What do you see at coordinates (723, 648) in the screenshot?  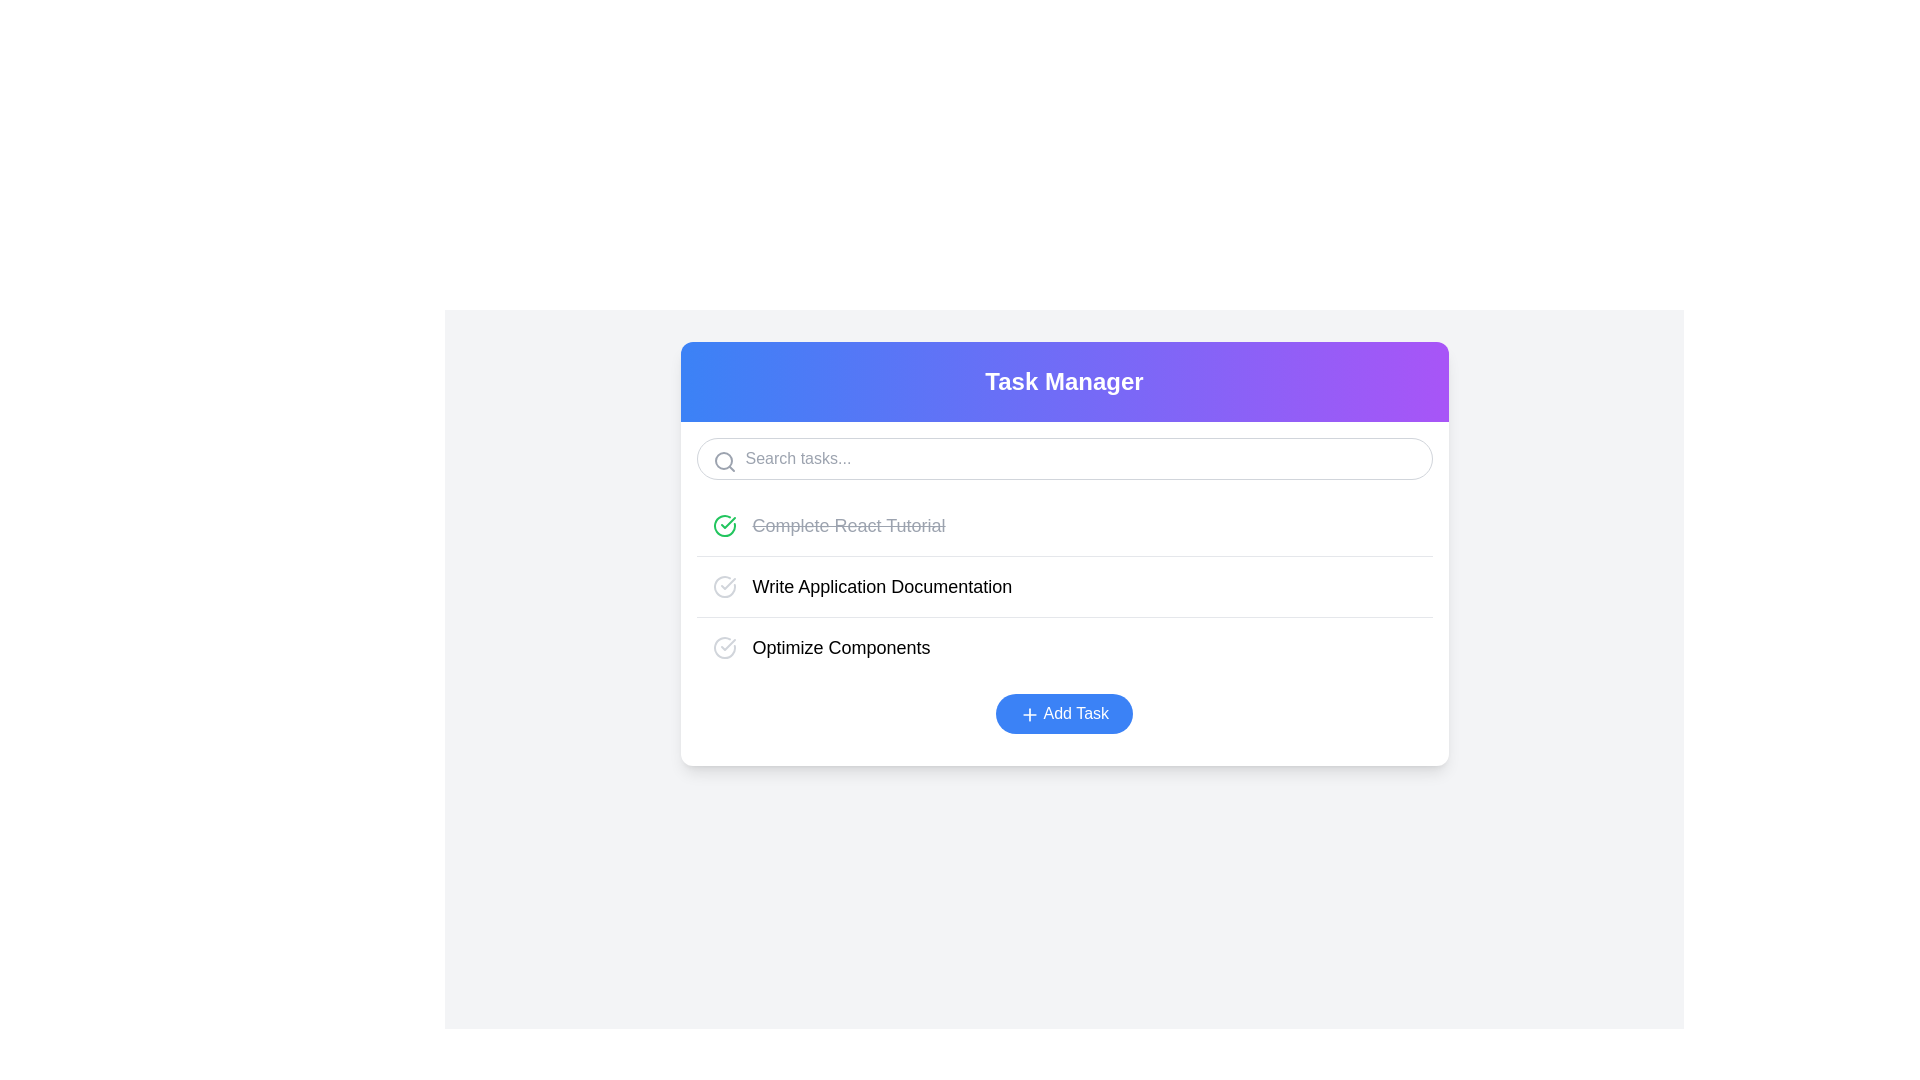 I see `the circular icon with a checkmark inside, which indicates task completion for the 'Optimize Components' entry in the task list` at bounding box center [723, 648].